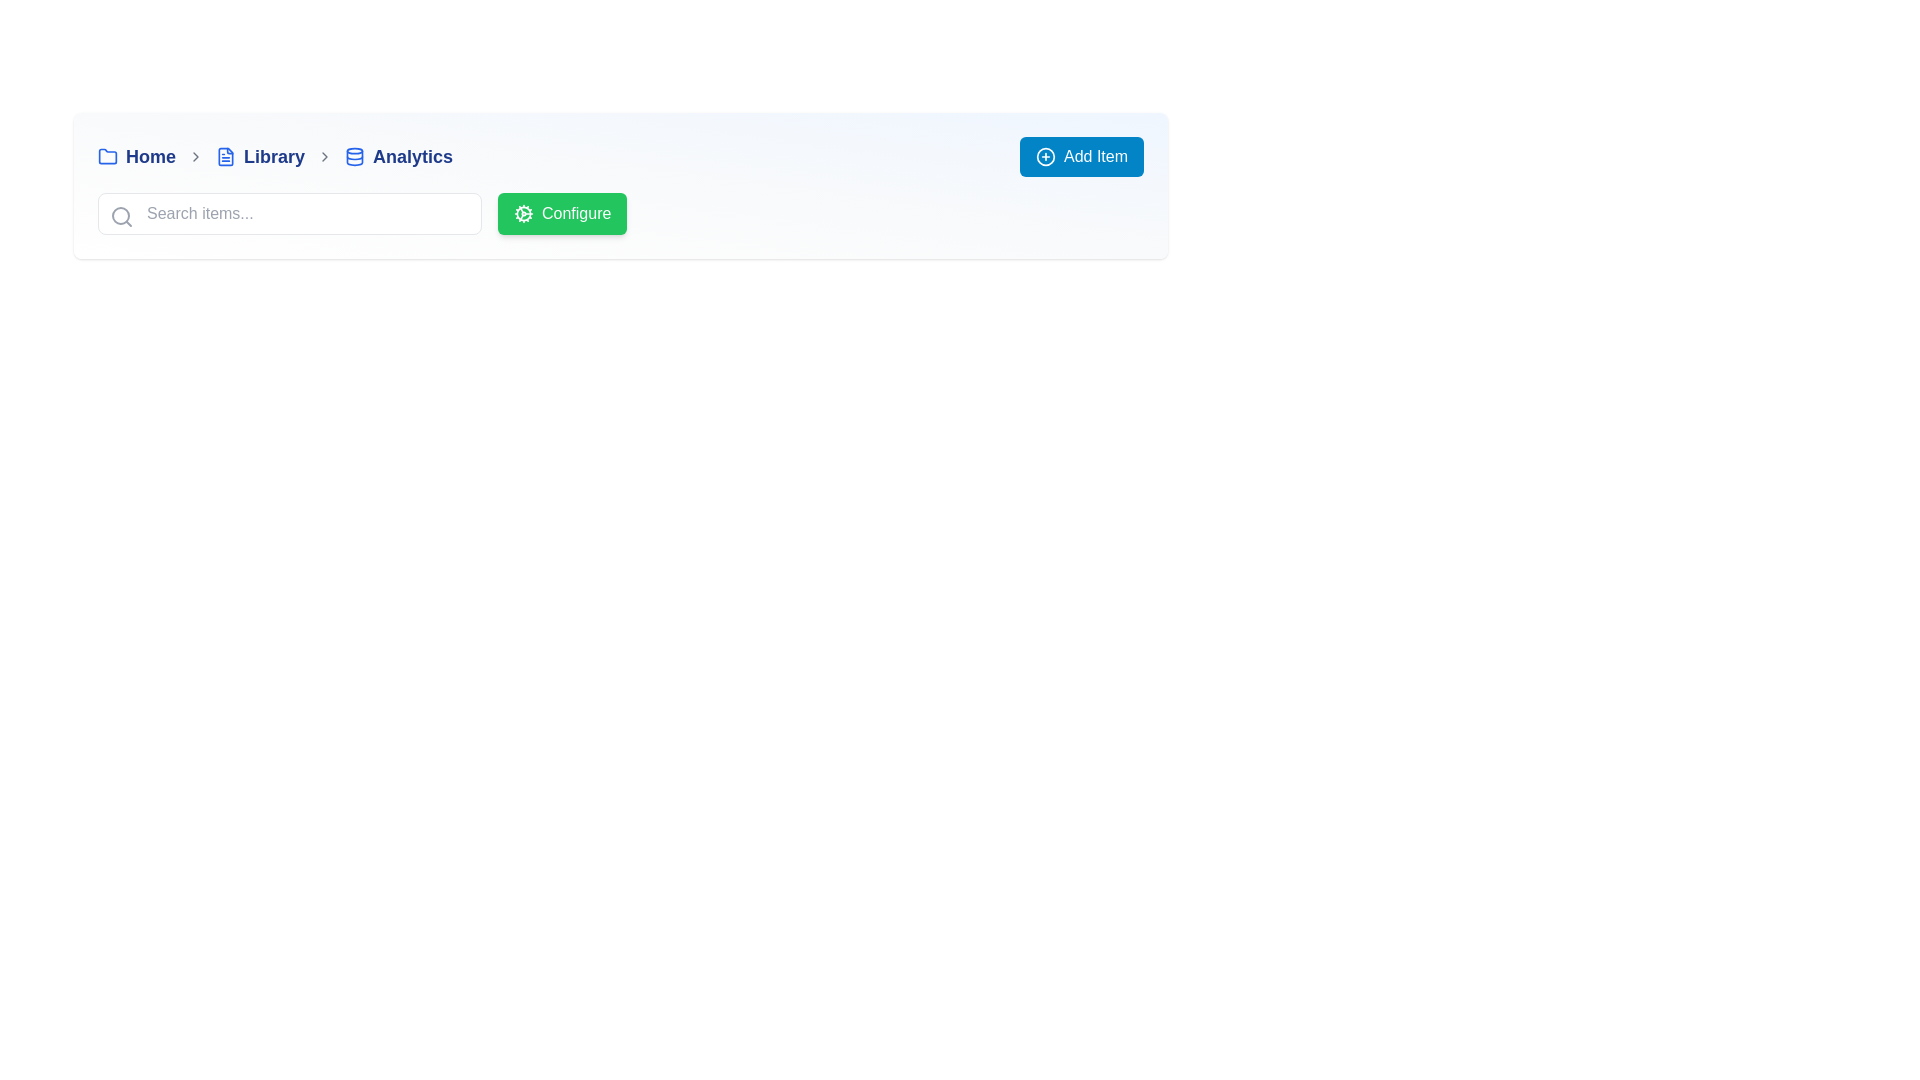  I want to click on the 'Add Item' button icon, which is located at the center-left of the button area in the top-right corner of the interface, so click(1045, 156).